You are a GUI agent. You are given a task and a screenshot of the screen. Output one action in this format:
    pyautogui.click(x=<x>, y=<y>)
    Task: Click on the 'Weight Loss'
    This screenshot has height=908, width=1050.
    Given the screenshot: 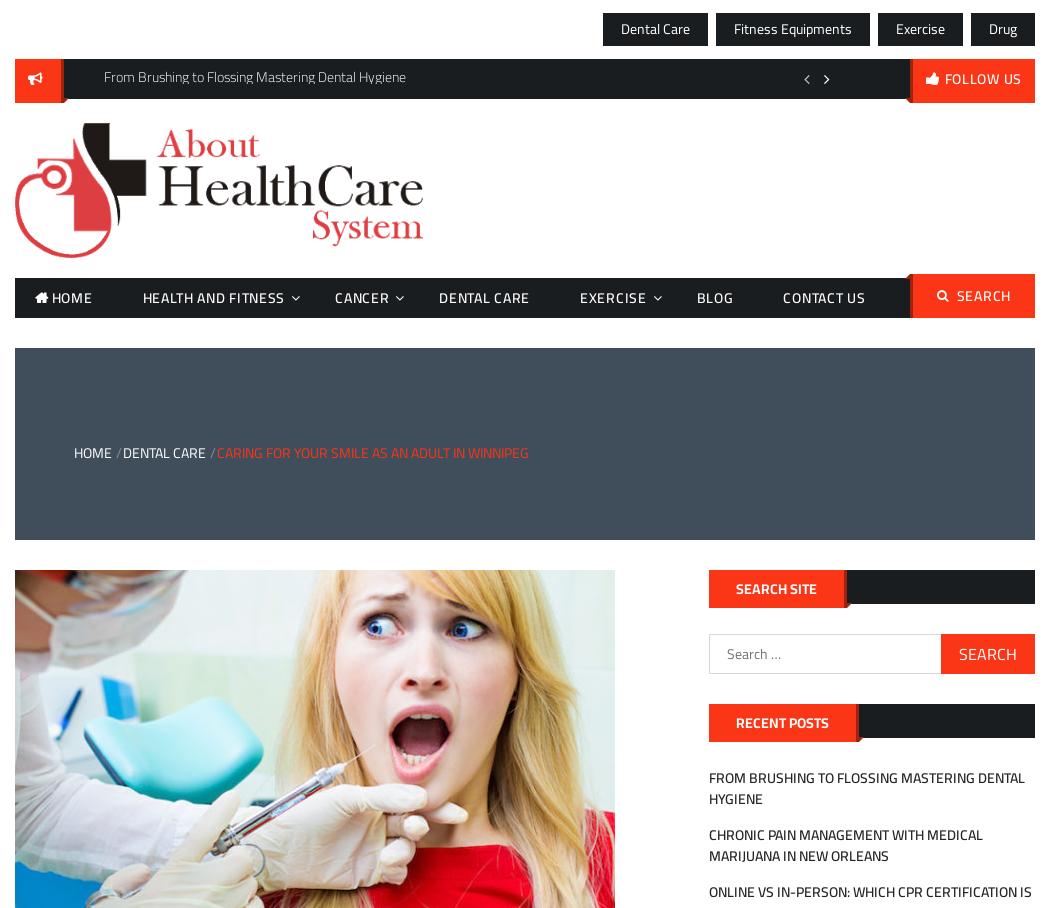 What is the action you would take?
    pyautogui.click(x=620, y=487)
    